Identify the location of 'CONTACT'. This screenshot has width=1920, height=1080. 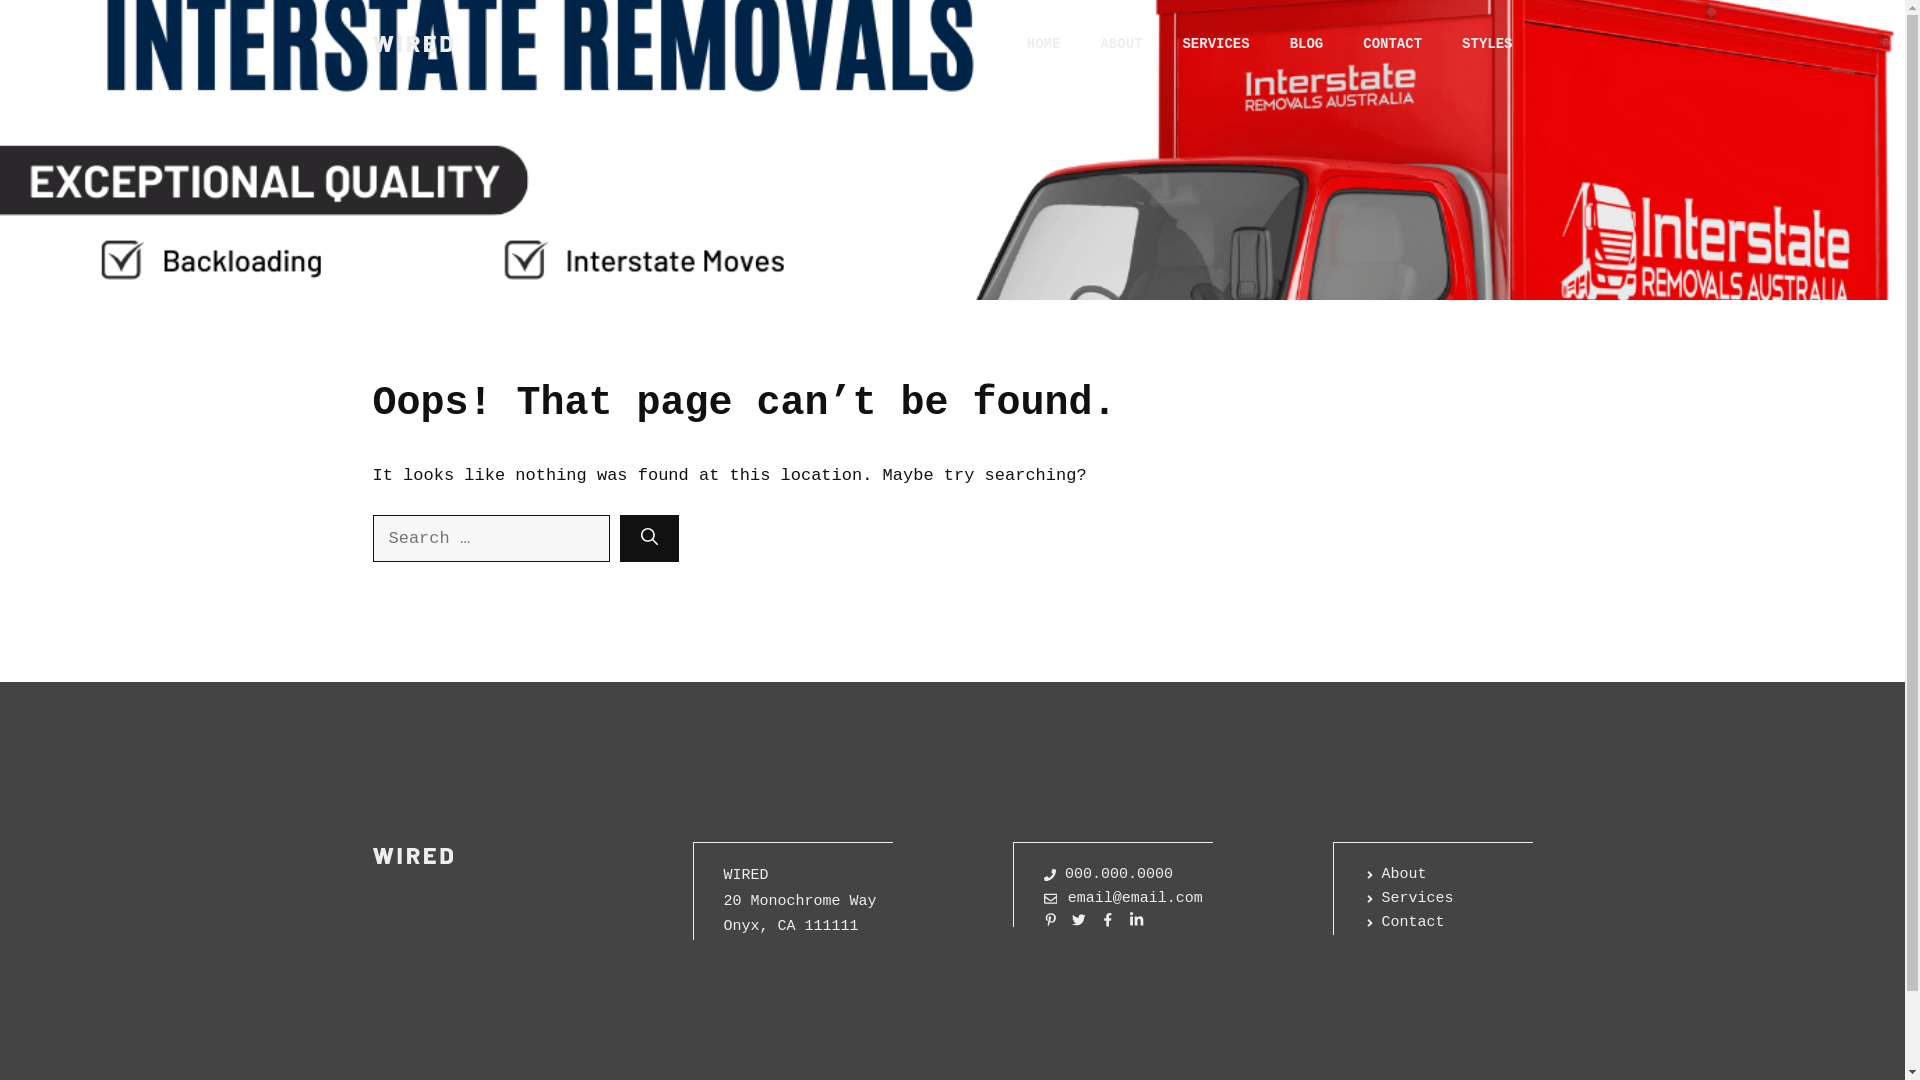
(1391, 43).